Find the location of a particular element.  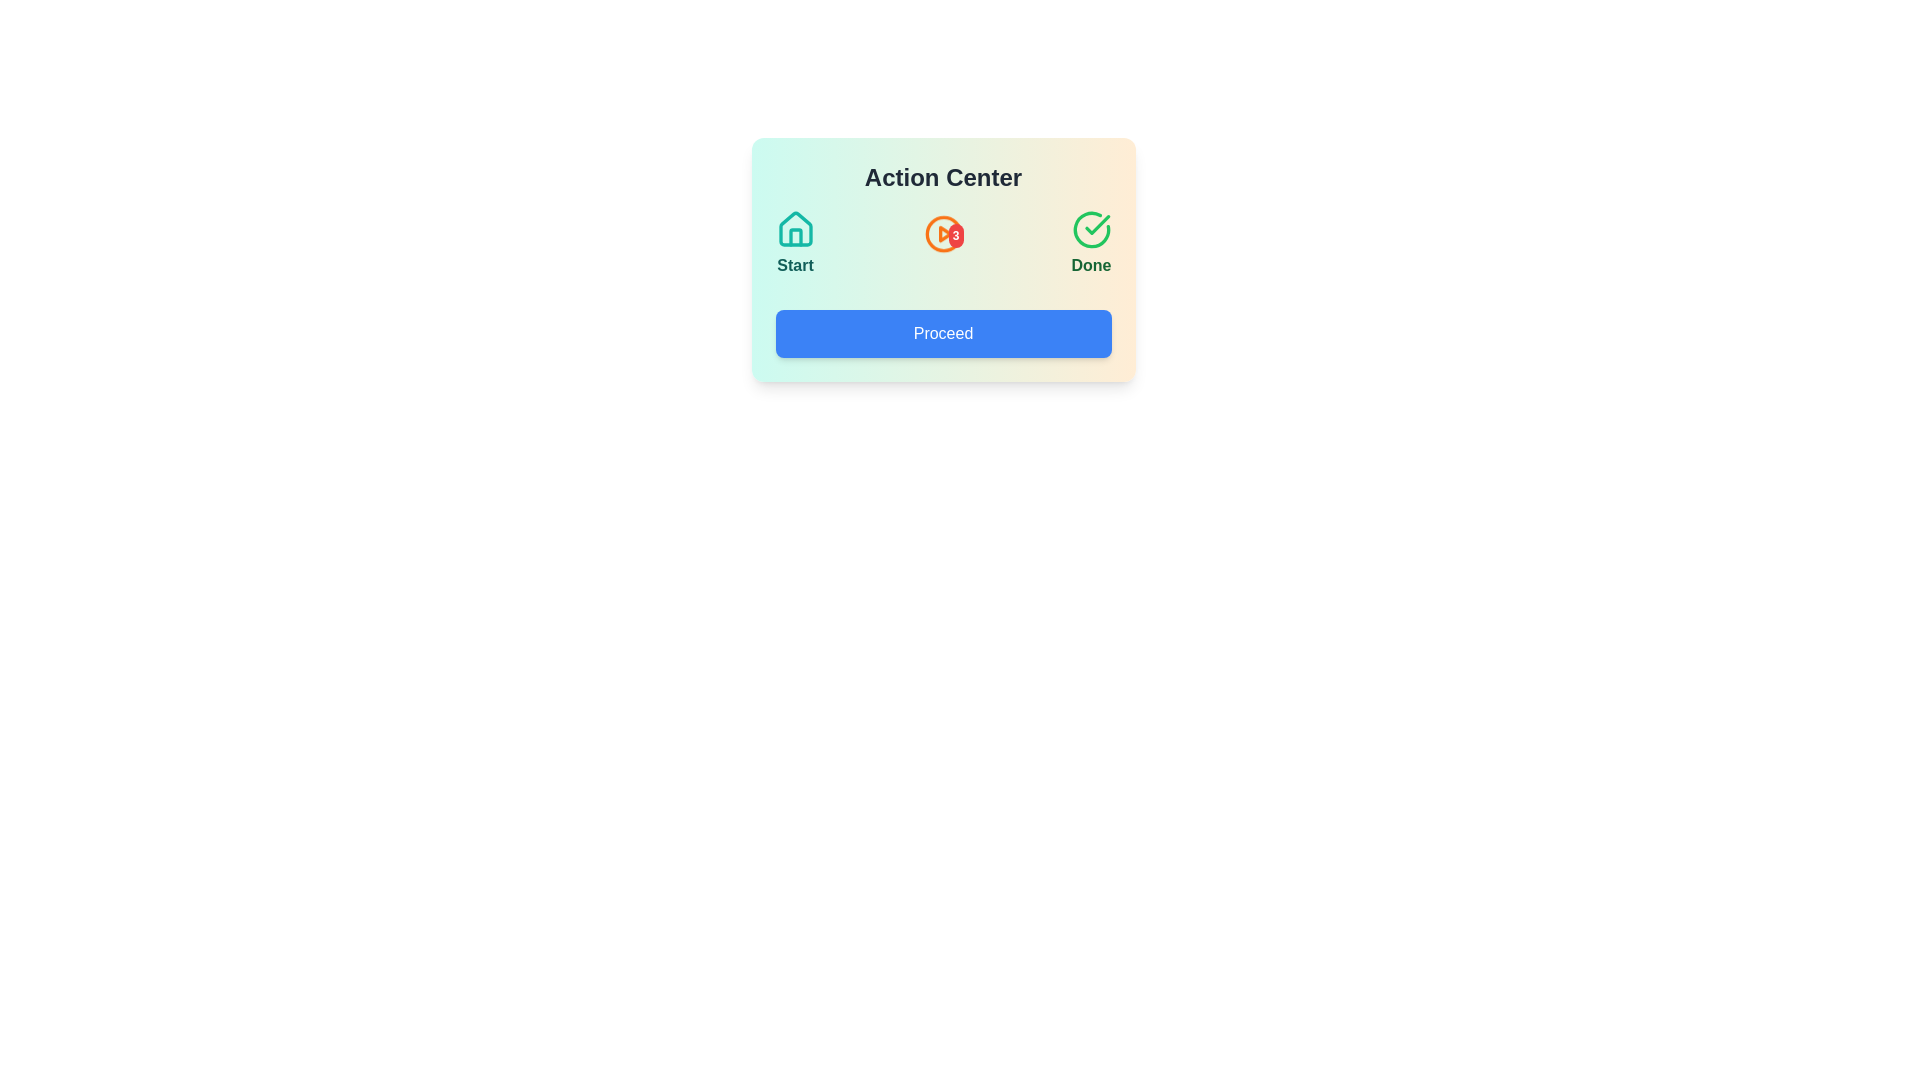

the circular icon with an embedded play symbol and notification badge, which has a red badge displaying the number '3', to initiate playback or related action is located at coordinates (942, 239).